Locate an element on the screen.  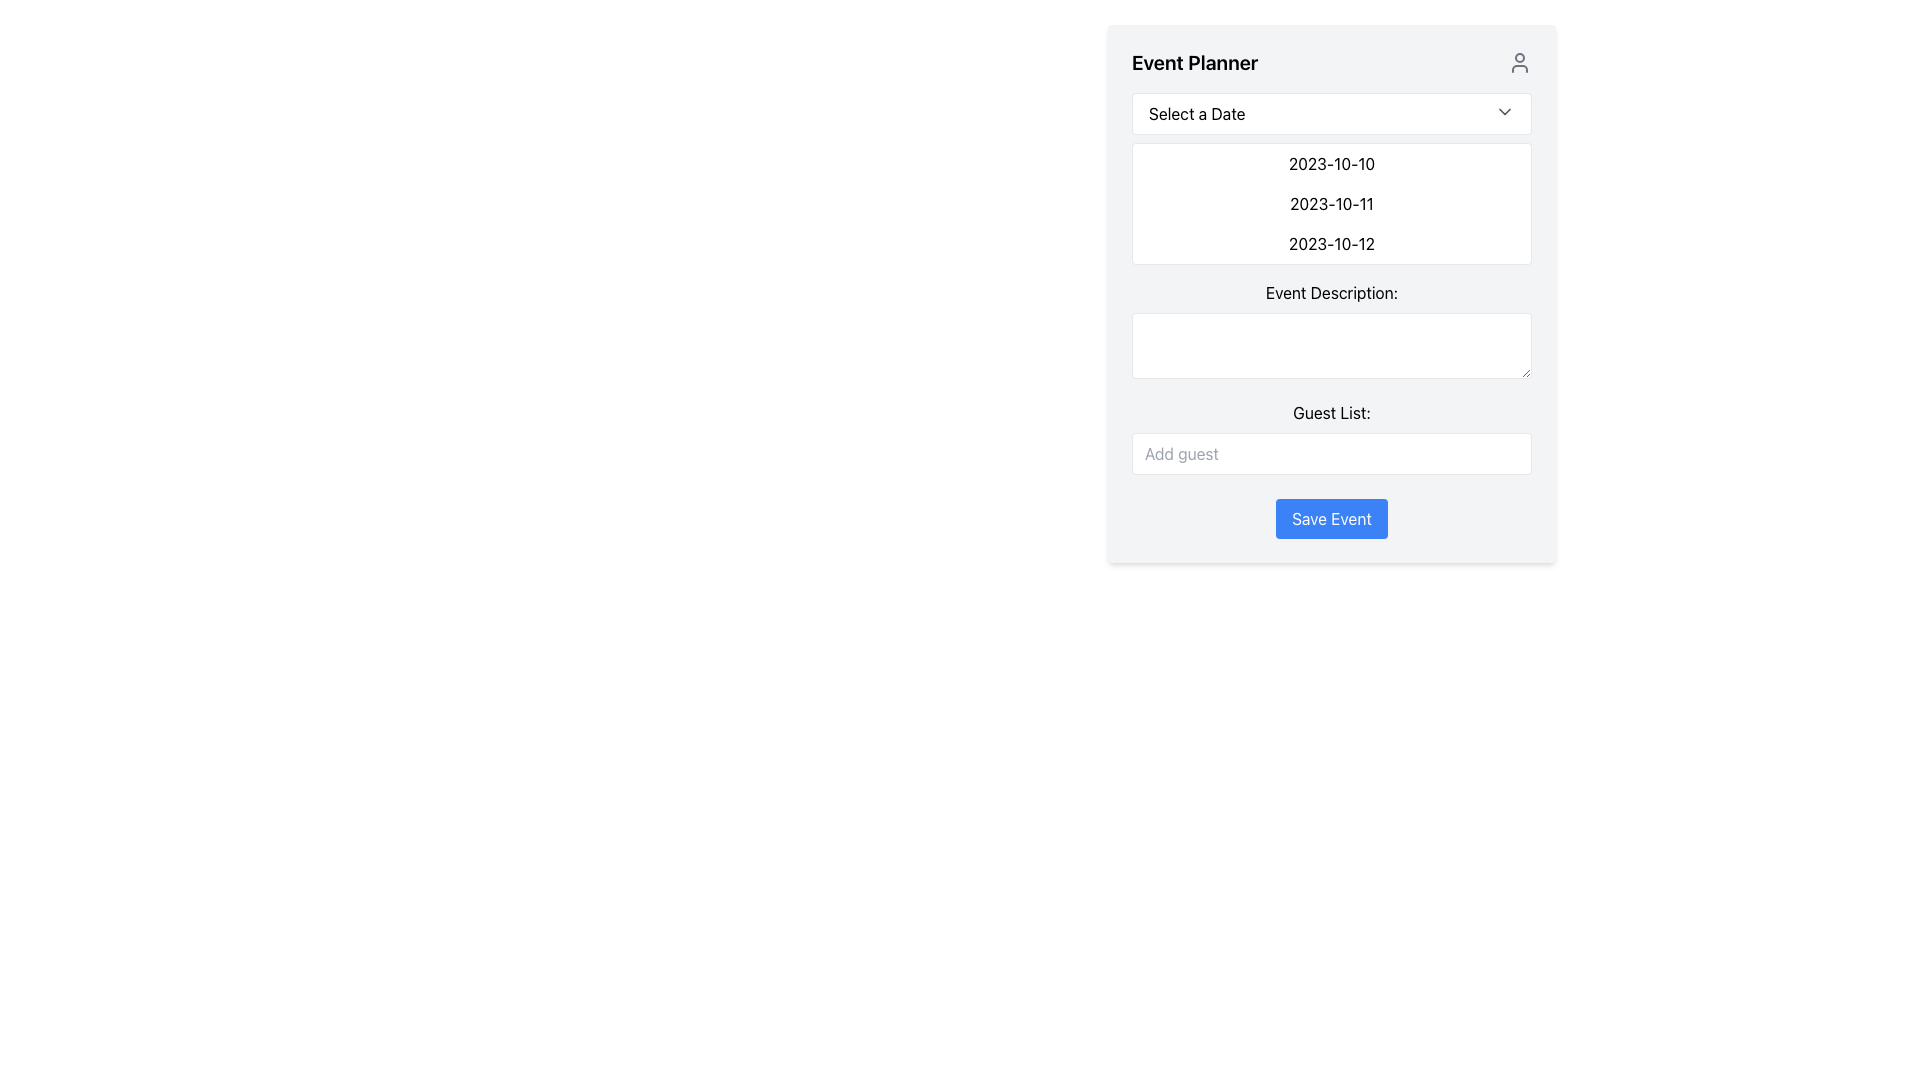
the clickable text item displaying the date '2023-10-12' is located at coordinates (1331, 242).